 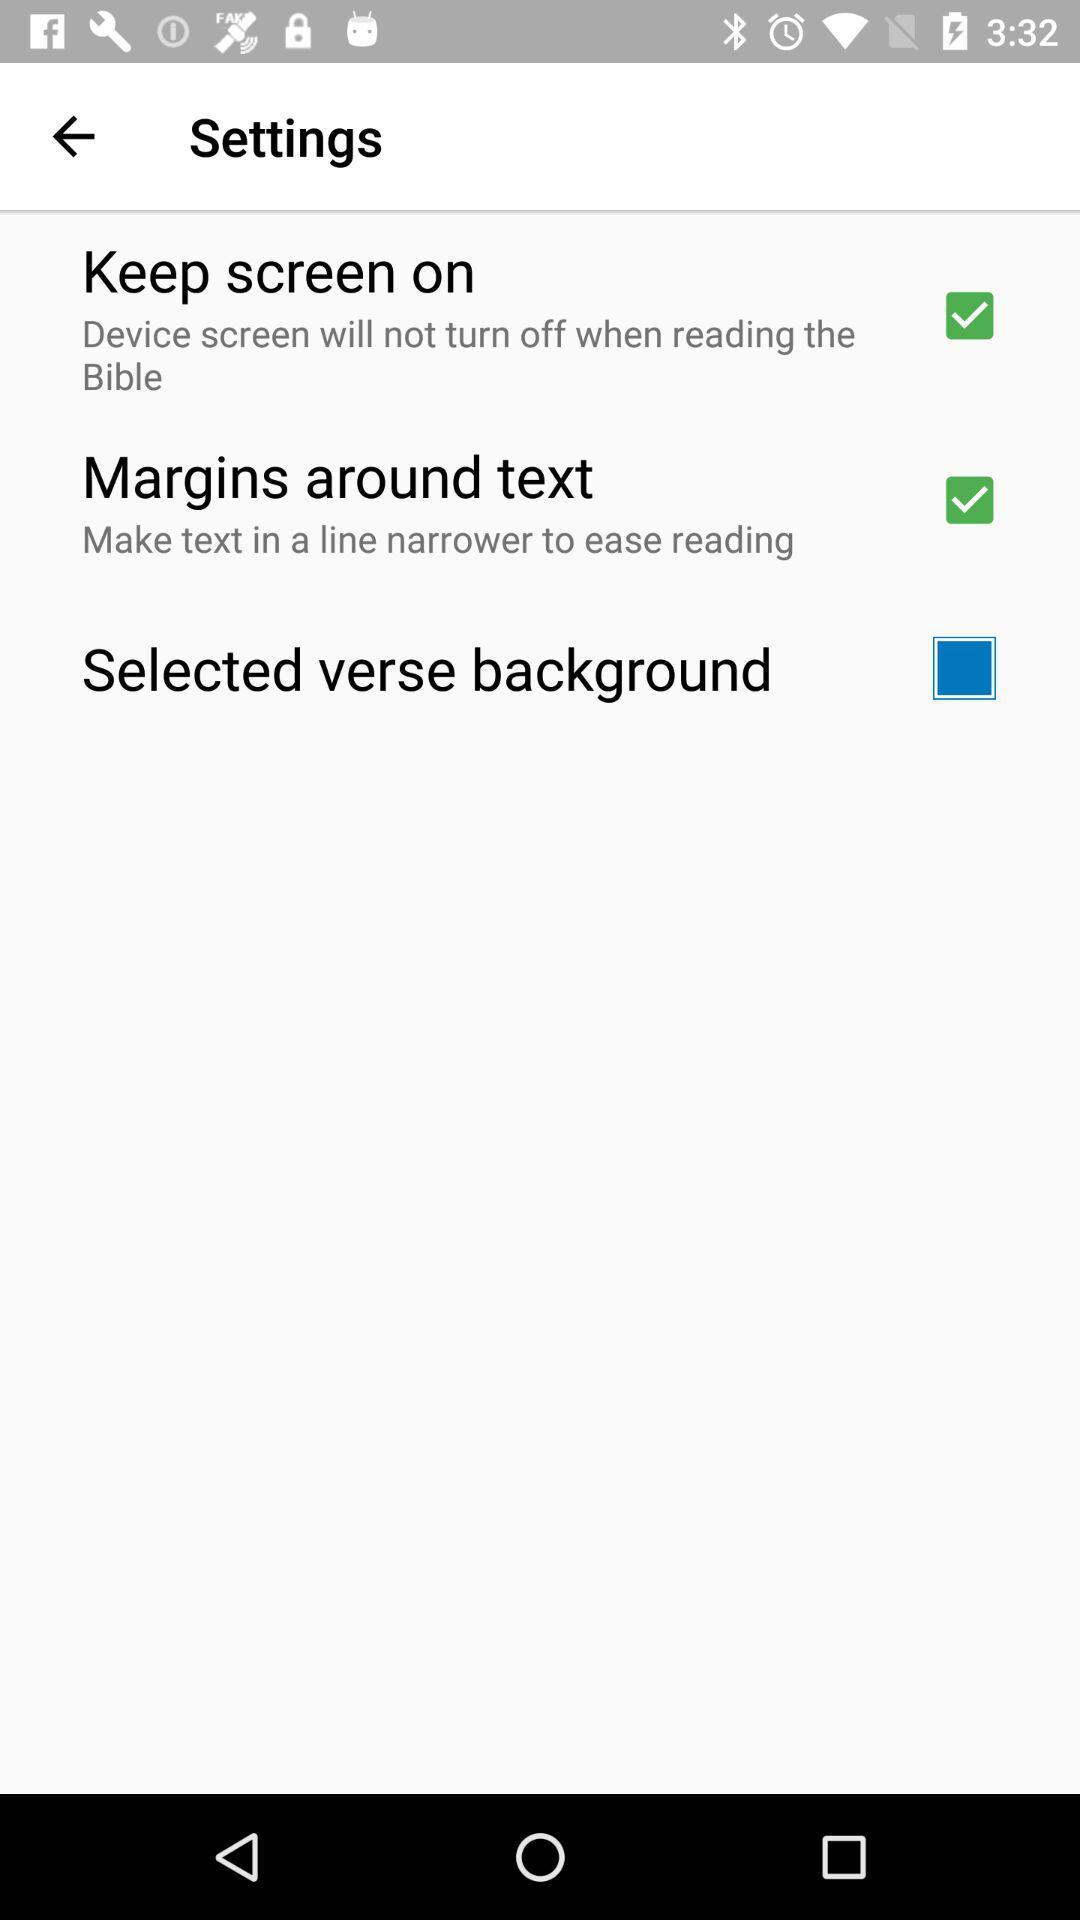 I want to click on the icon to the left of the settings, so click(x=72, y=135).